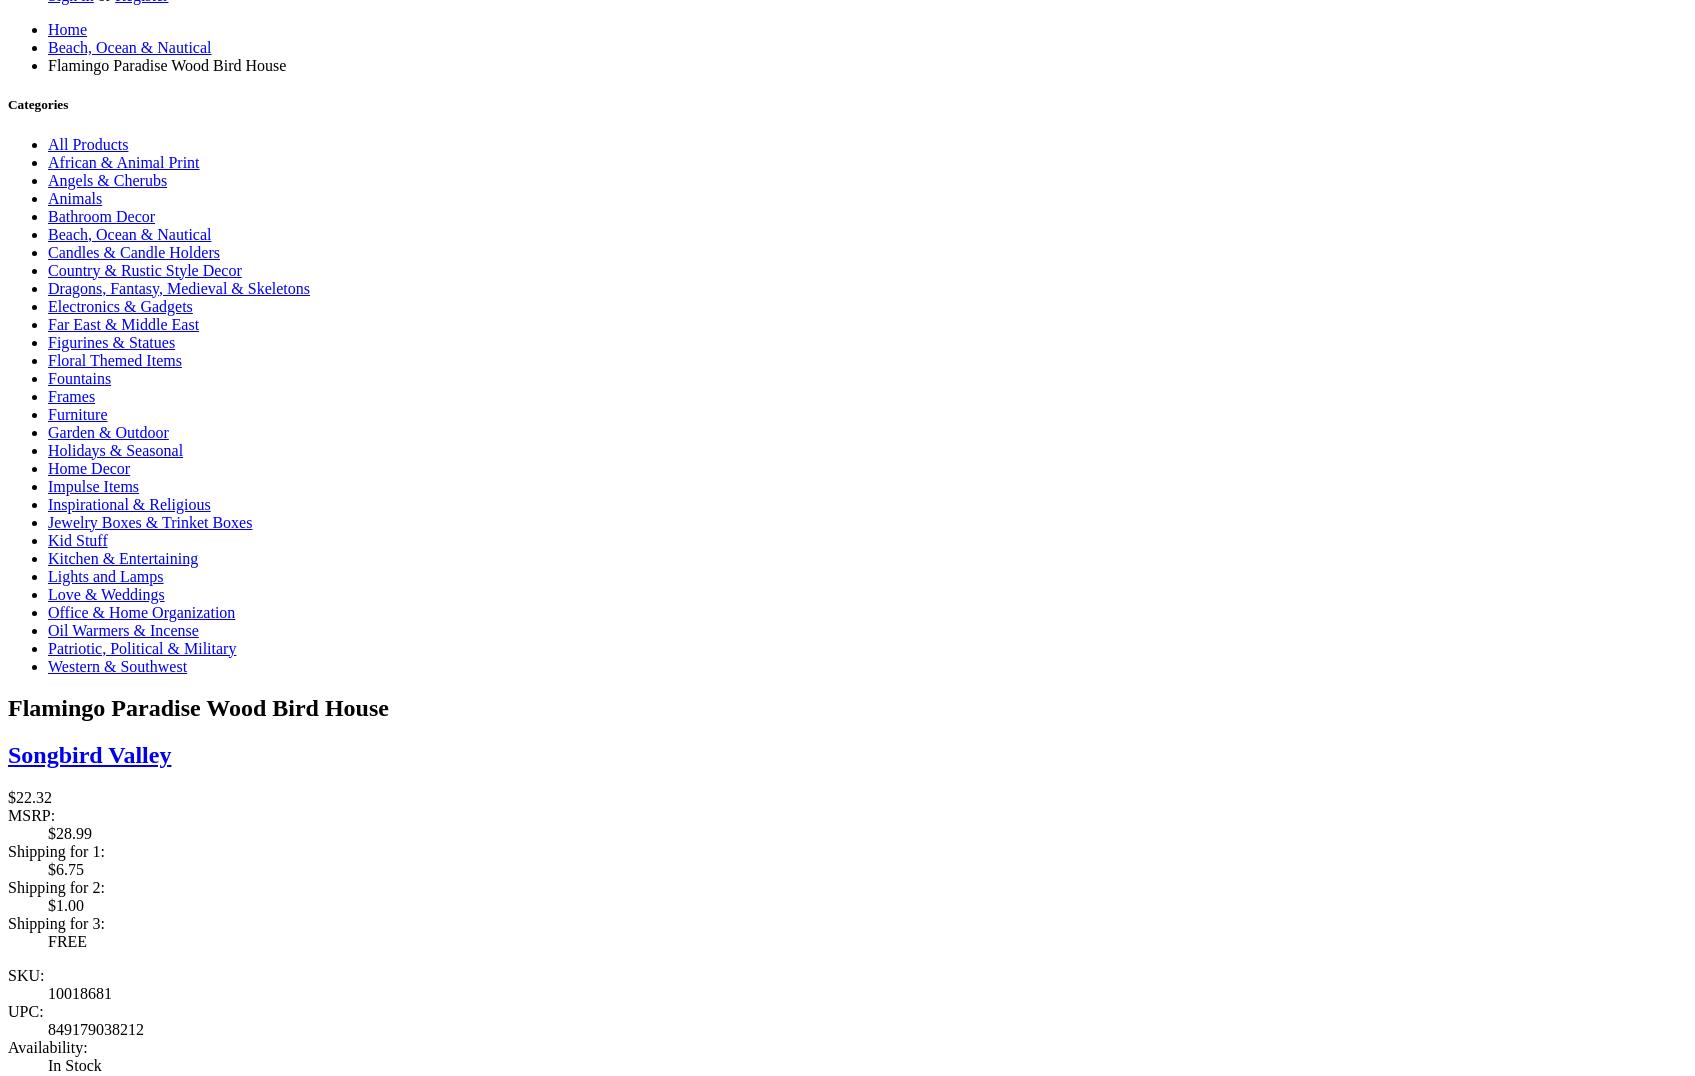 The height and width of the screenshot is (1076, 1695). Describe the element at coordinates (142, 646) in the screenshot. I see `'Patriotic, Political & Military'` at that location.